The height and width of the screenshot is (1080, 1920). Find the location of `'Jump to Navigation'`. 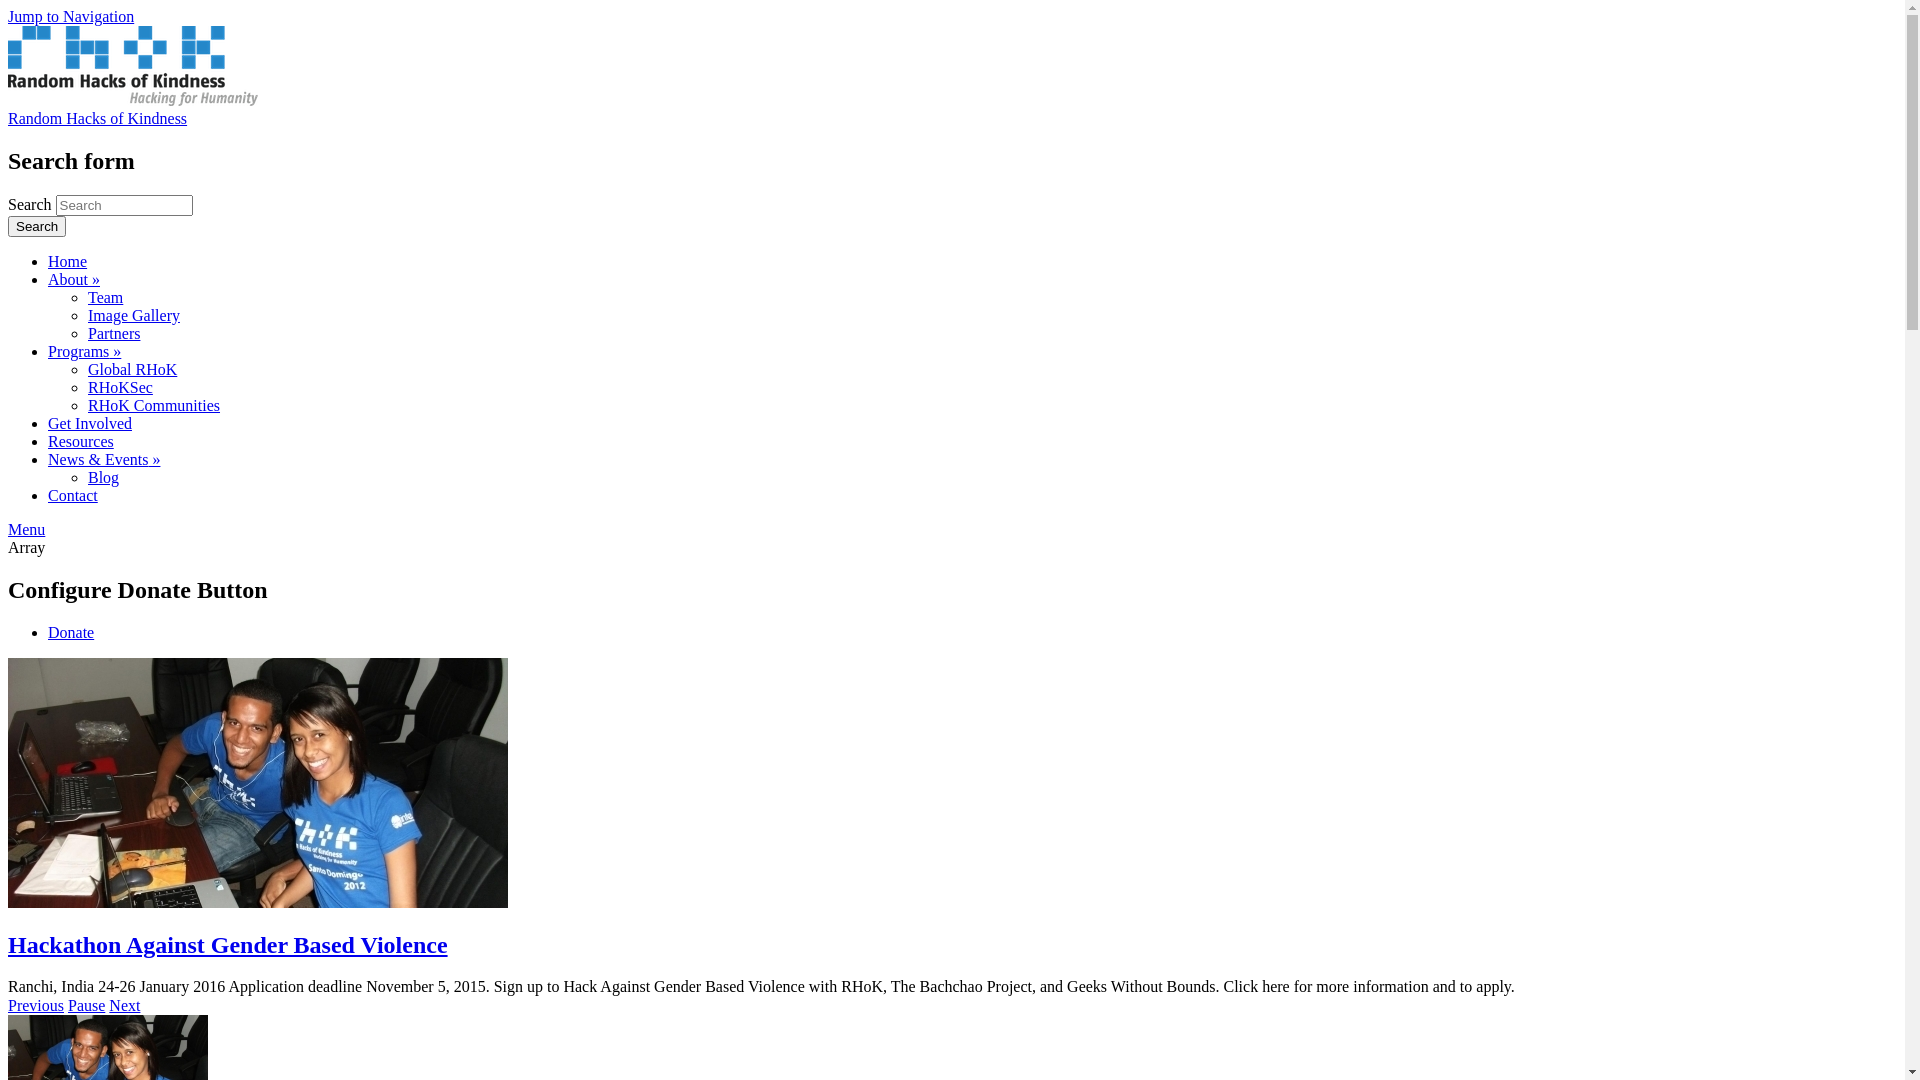

'Jump to Navigation' is located at coordinates (71, 16).